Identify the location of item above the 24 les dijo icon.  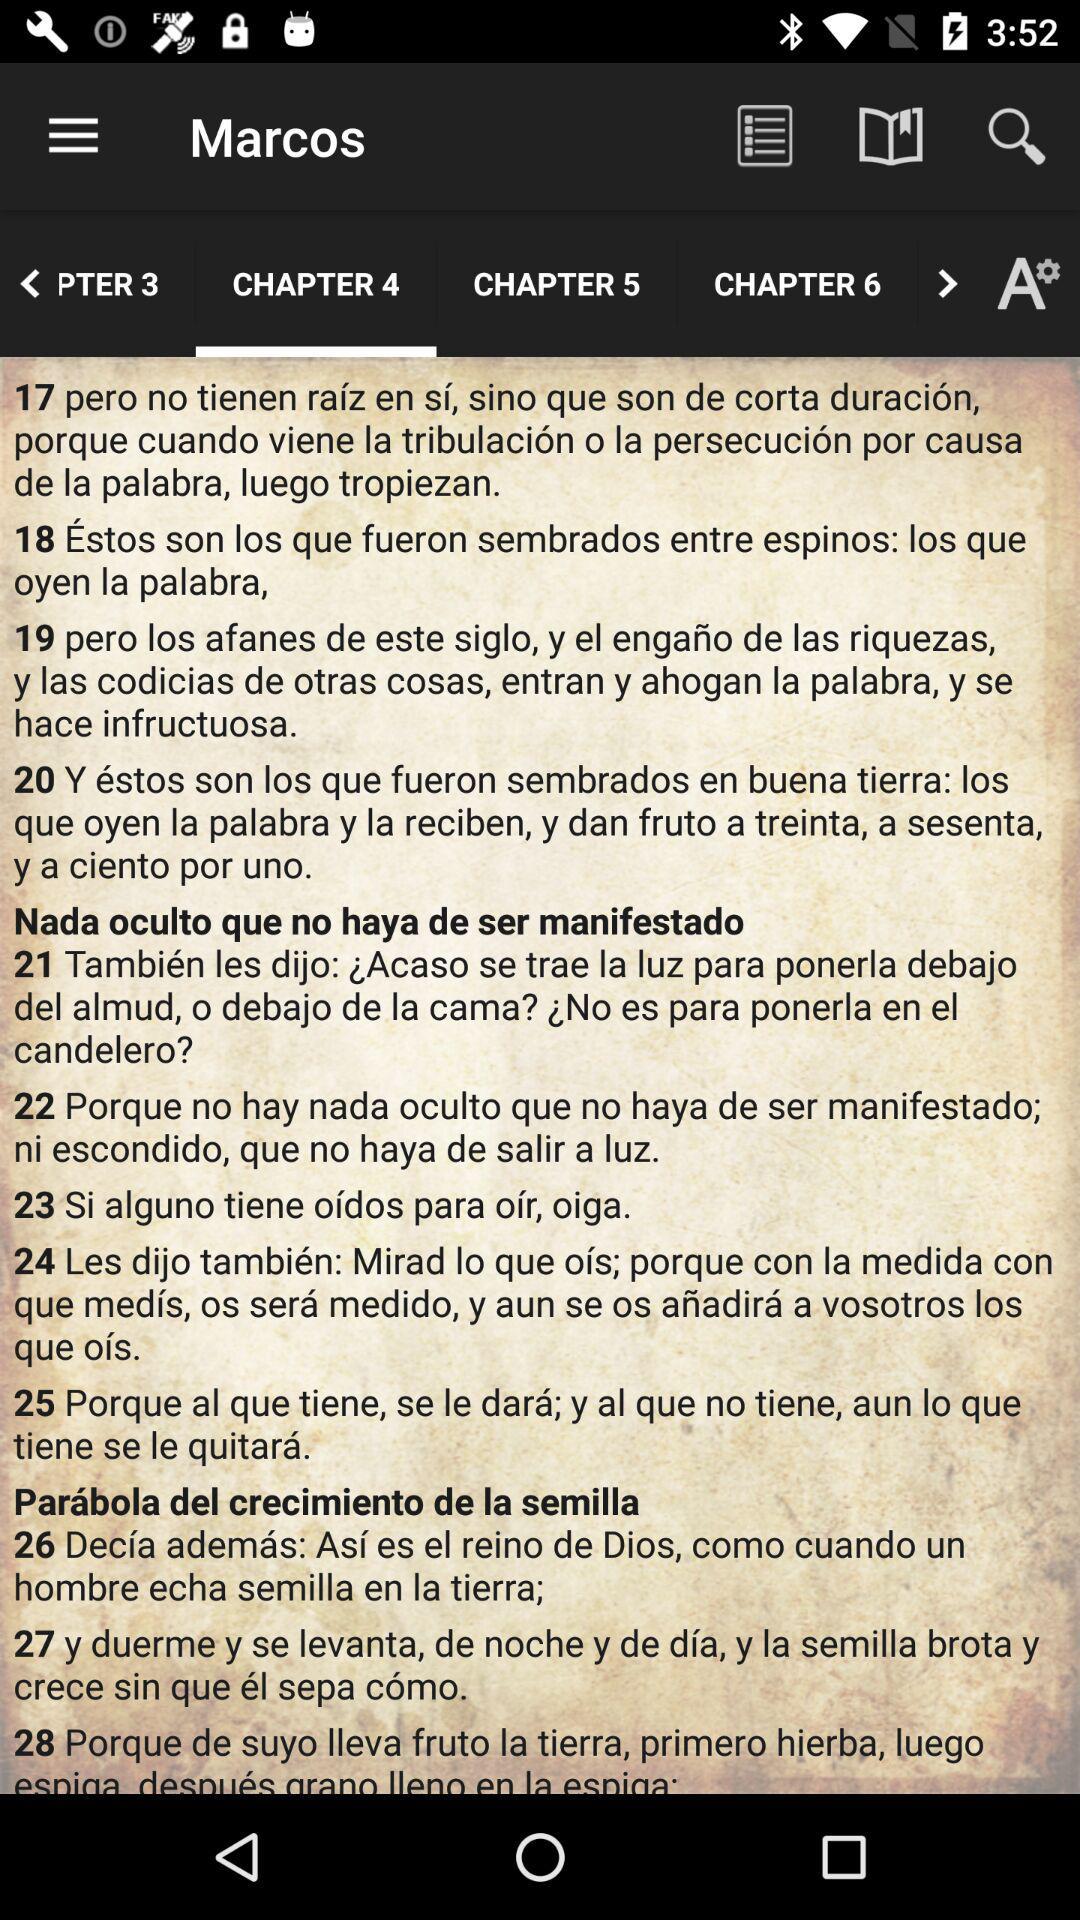
(540, 1202).